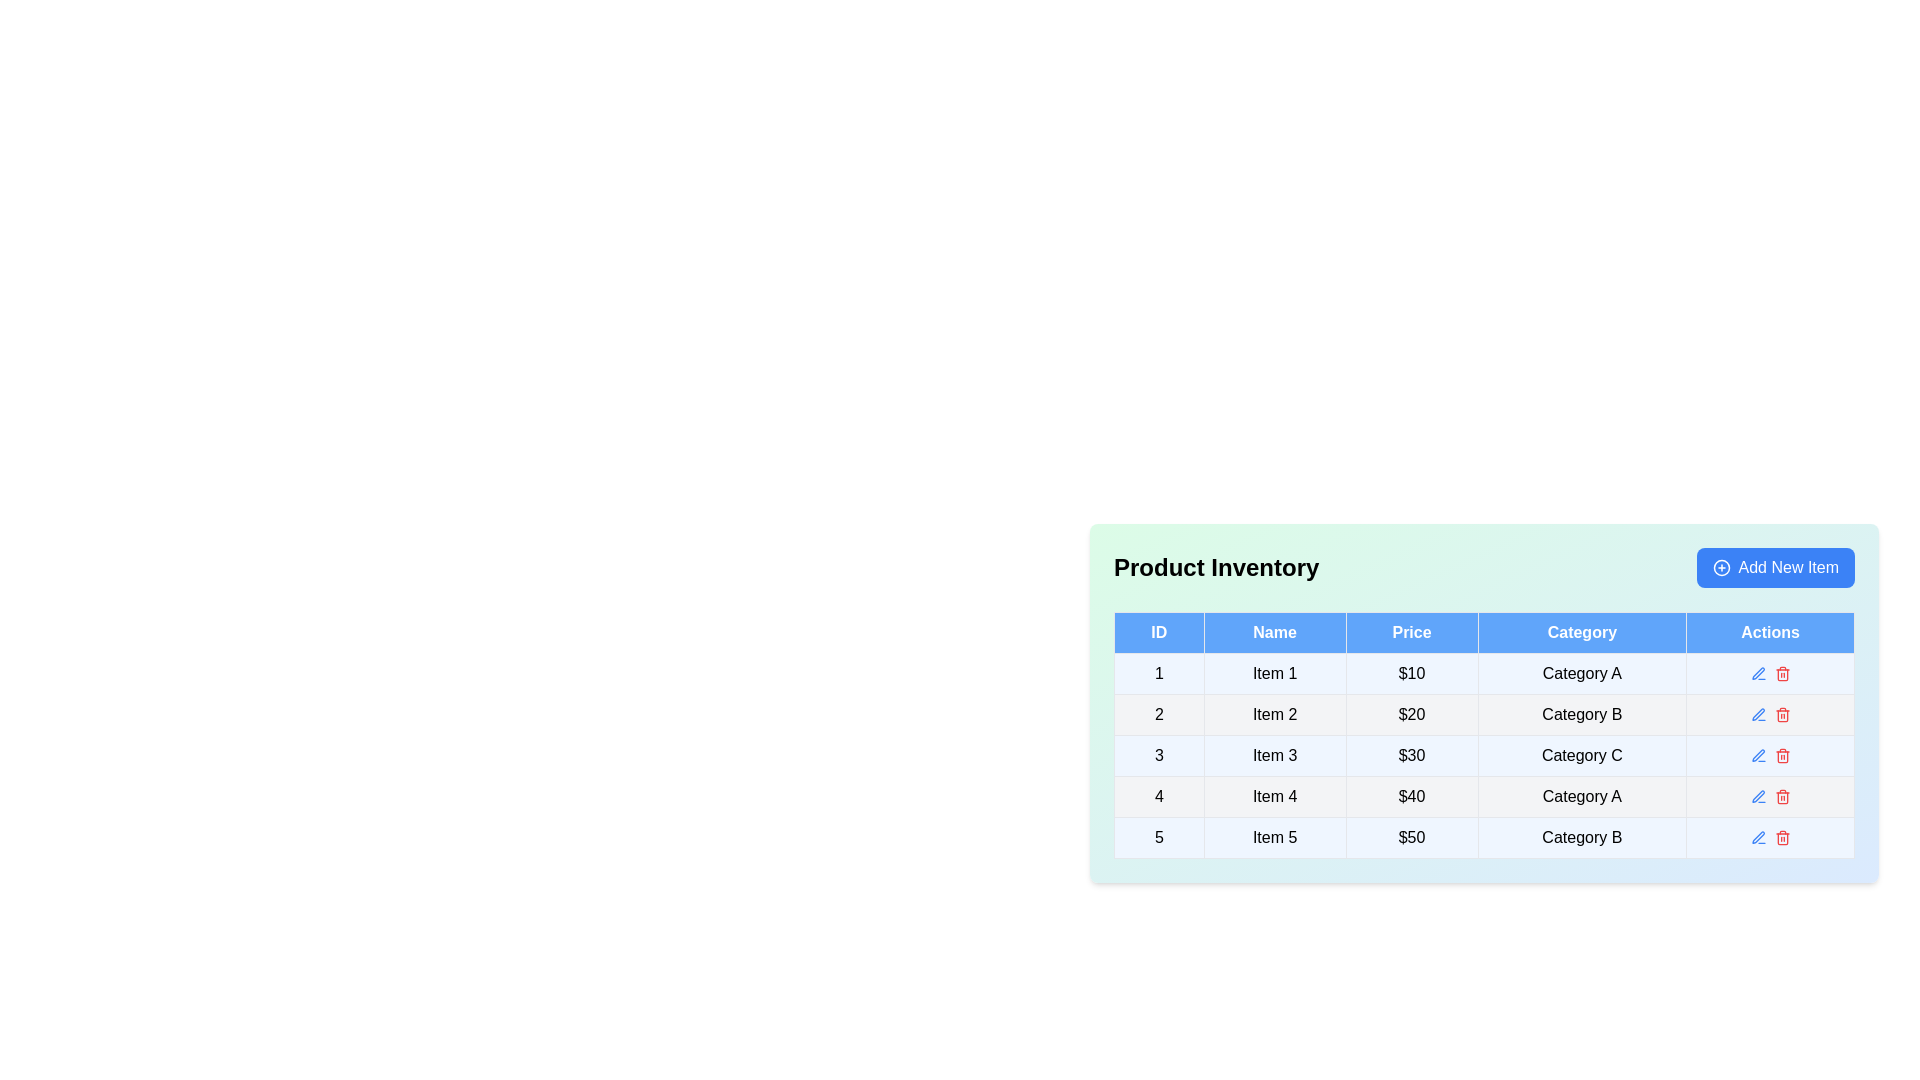 The width and height of the screenshot is (1920, 1080). I want to click on the red trash bin icon in the Actions column of the last row (Item 5), so click(1770, 837).